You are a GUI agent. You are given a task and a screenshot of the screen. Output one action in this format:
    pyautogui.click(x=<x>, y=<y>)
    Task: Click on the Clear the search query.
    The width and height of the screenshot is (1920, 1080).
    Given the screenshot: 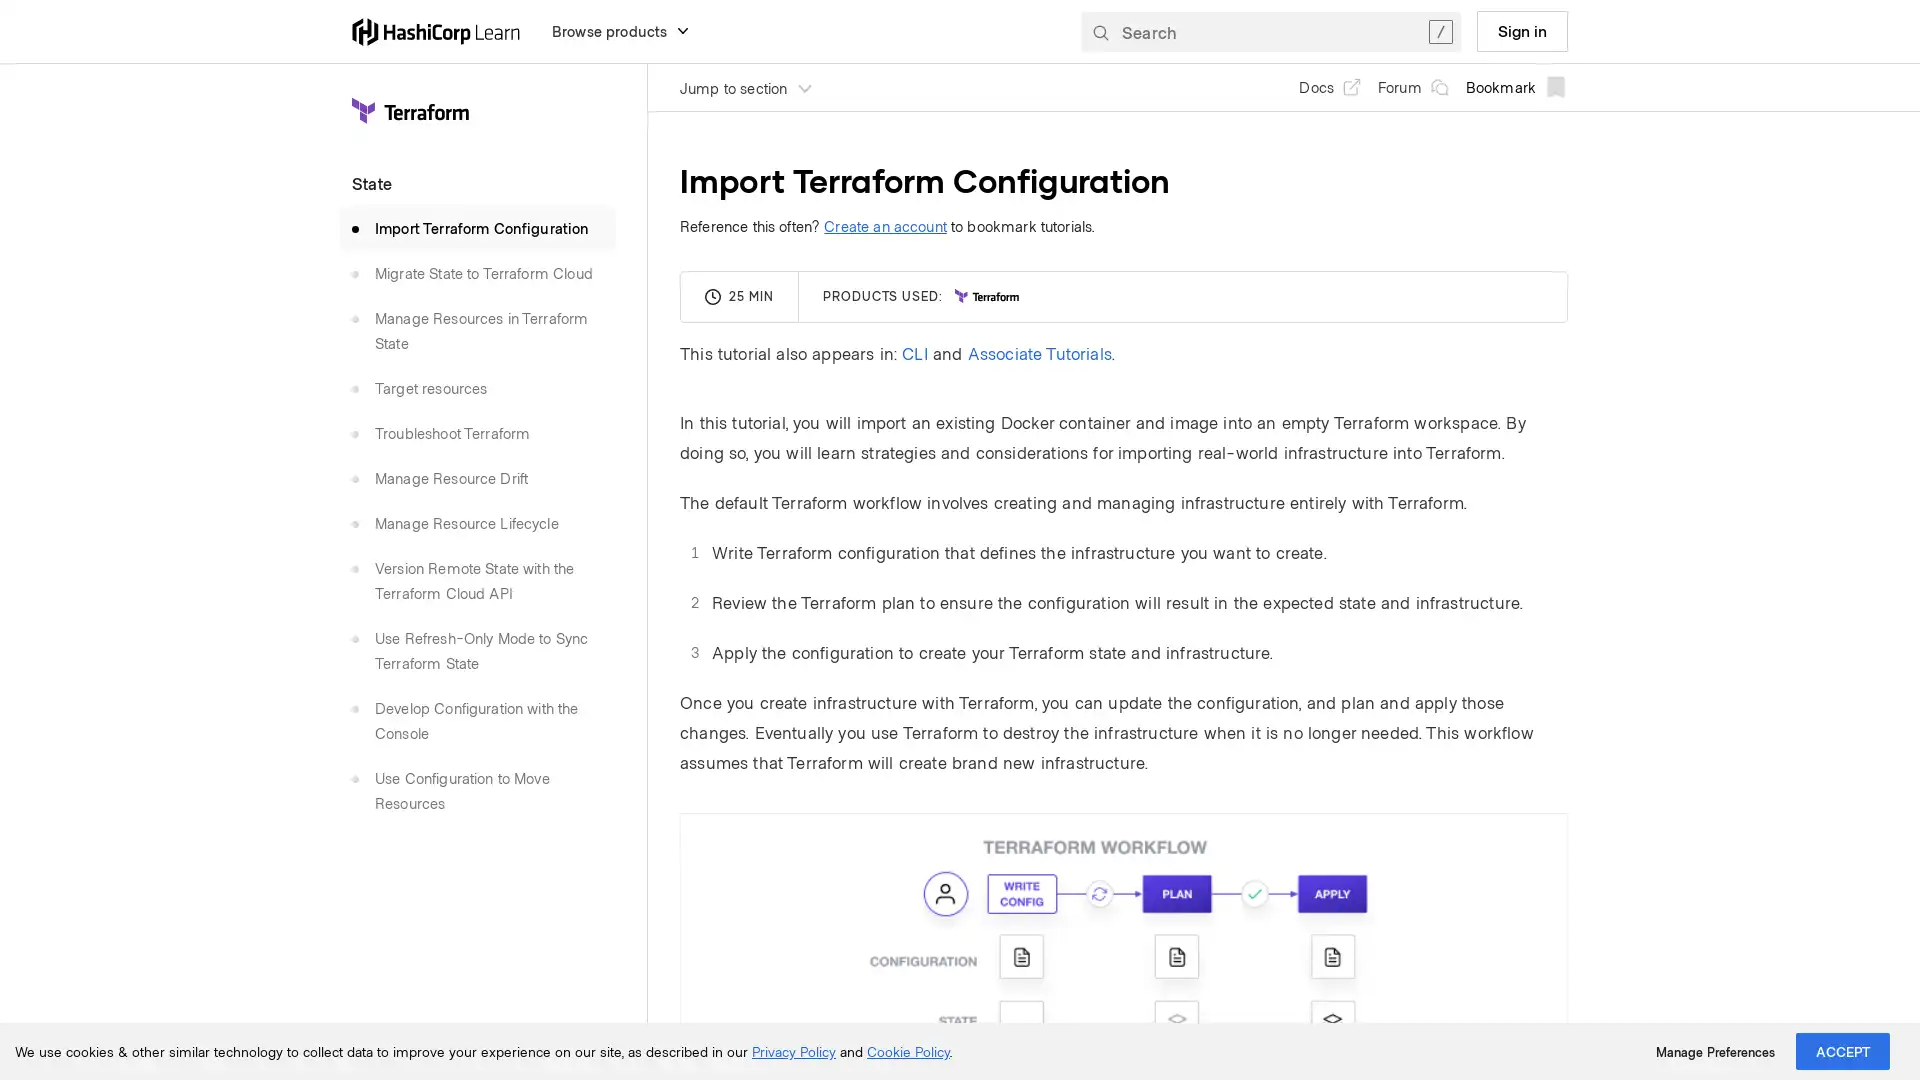 What is the action you would take?
    pyautogui.click(x=1440, y=30)
    